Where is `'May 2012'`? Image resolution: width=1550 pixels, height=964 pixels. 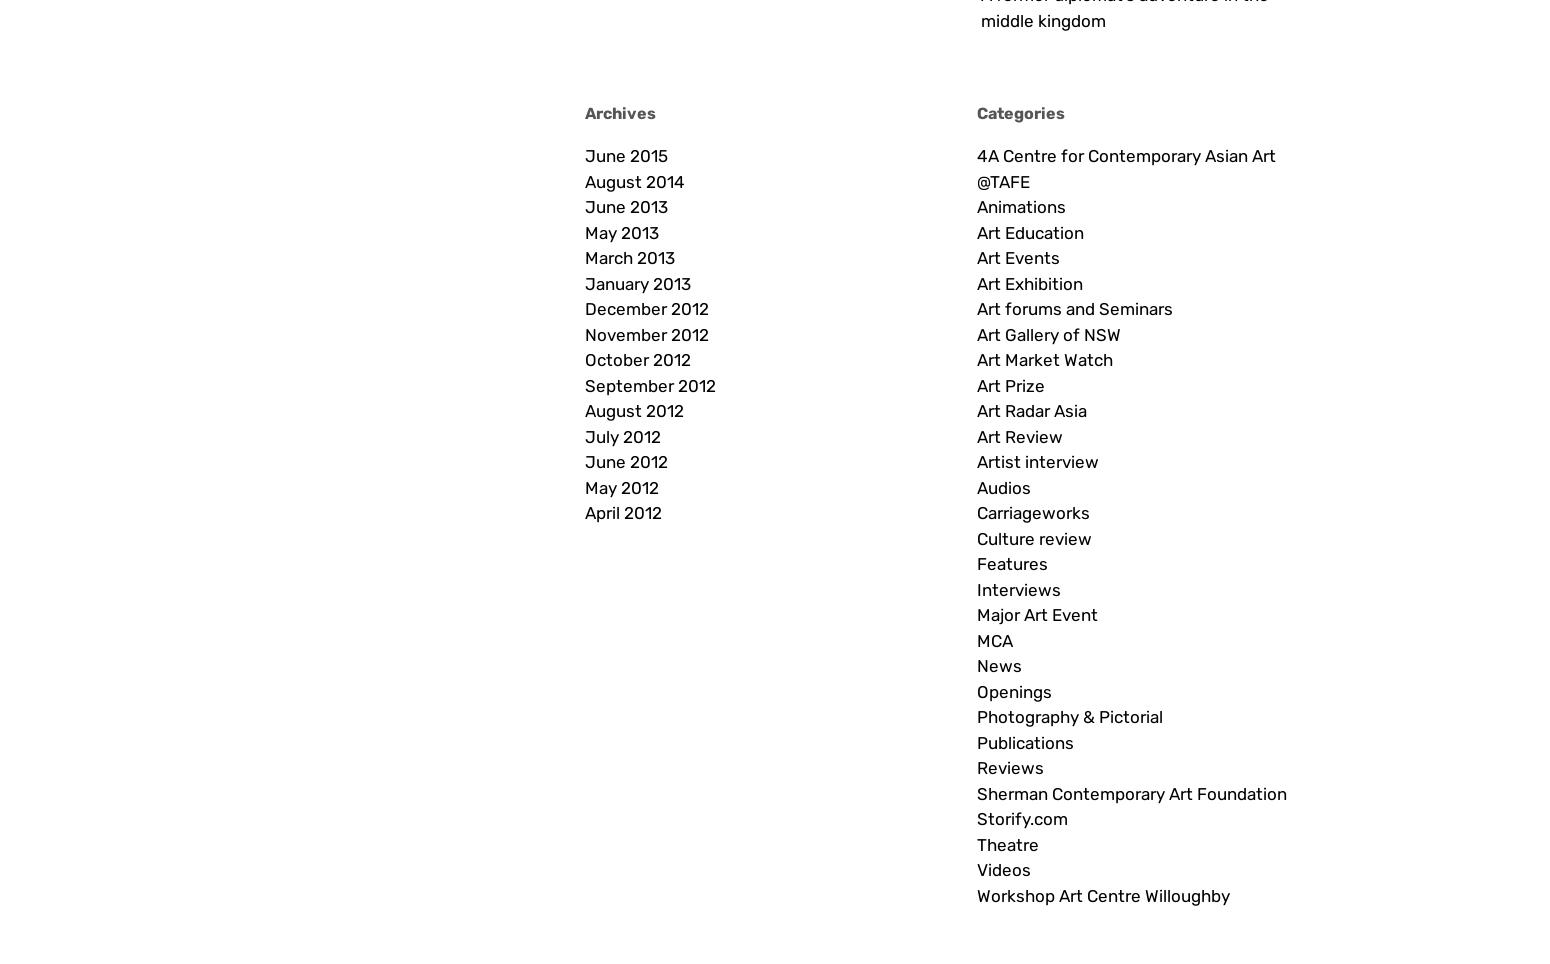 'May 2012' is located at coordinates (584, 486).